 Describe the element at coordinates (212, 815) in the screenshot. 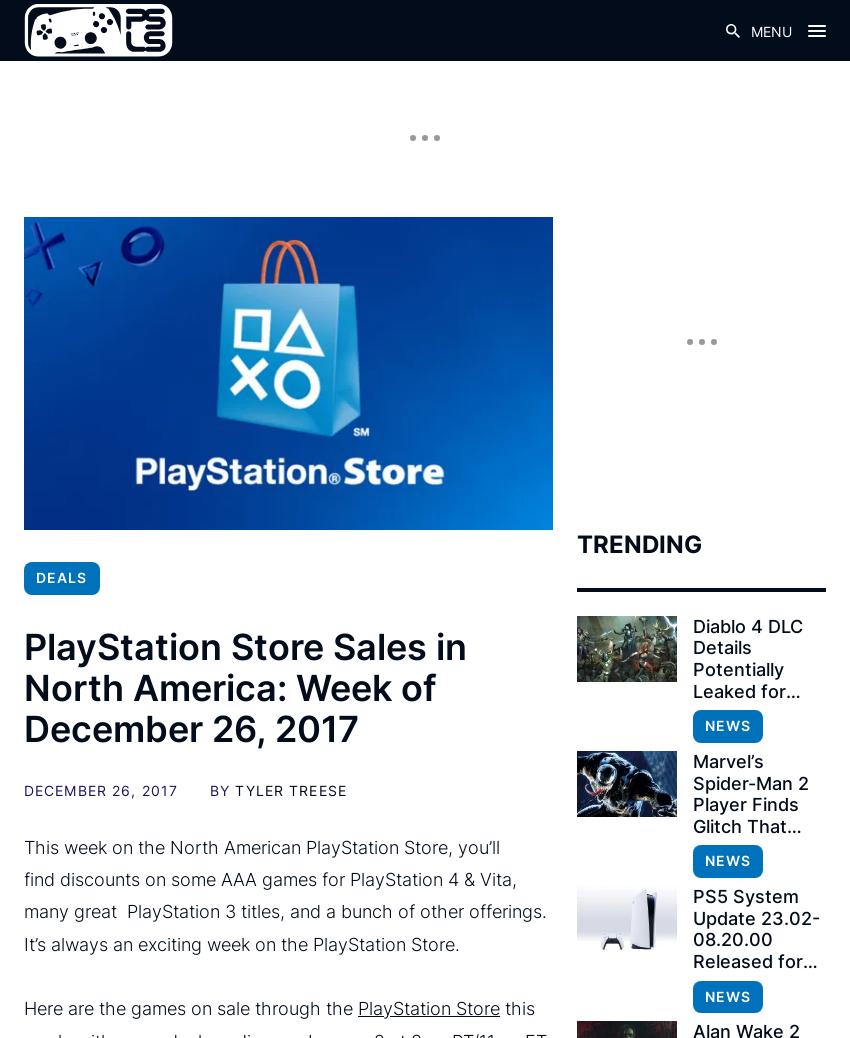

I see `'Metal Gear Solid 3 – $3.74'` at that location.